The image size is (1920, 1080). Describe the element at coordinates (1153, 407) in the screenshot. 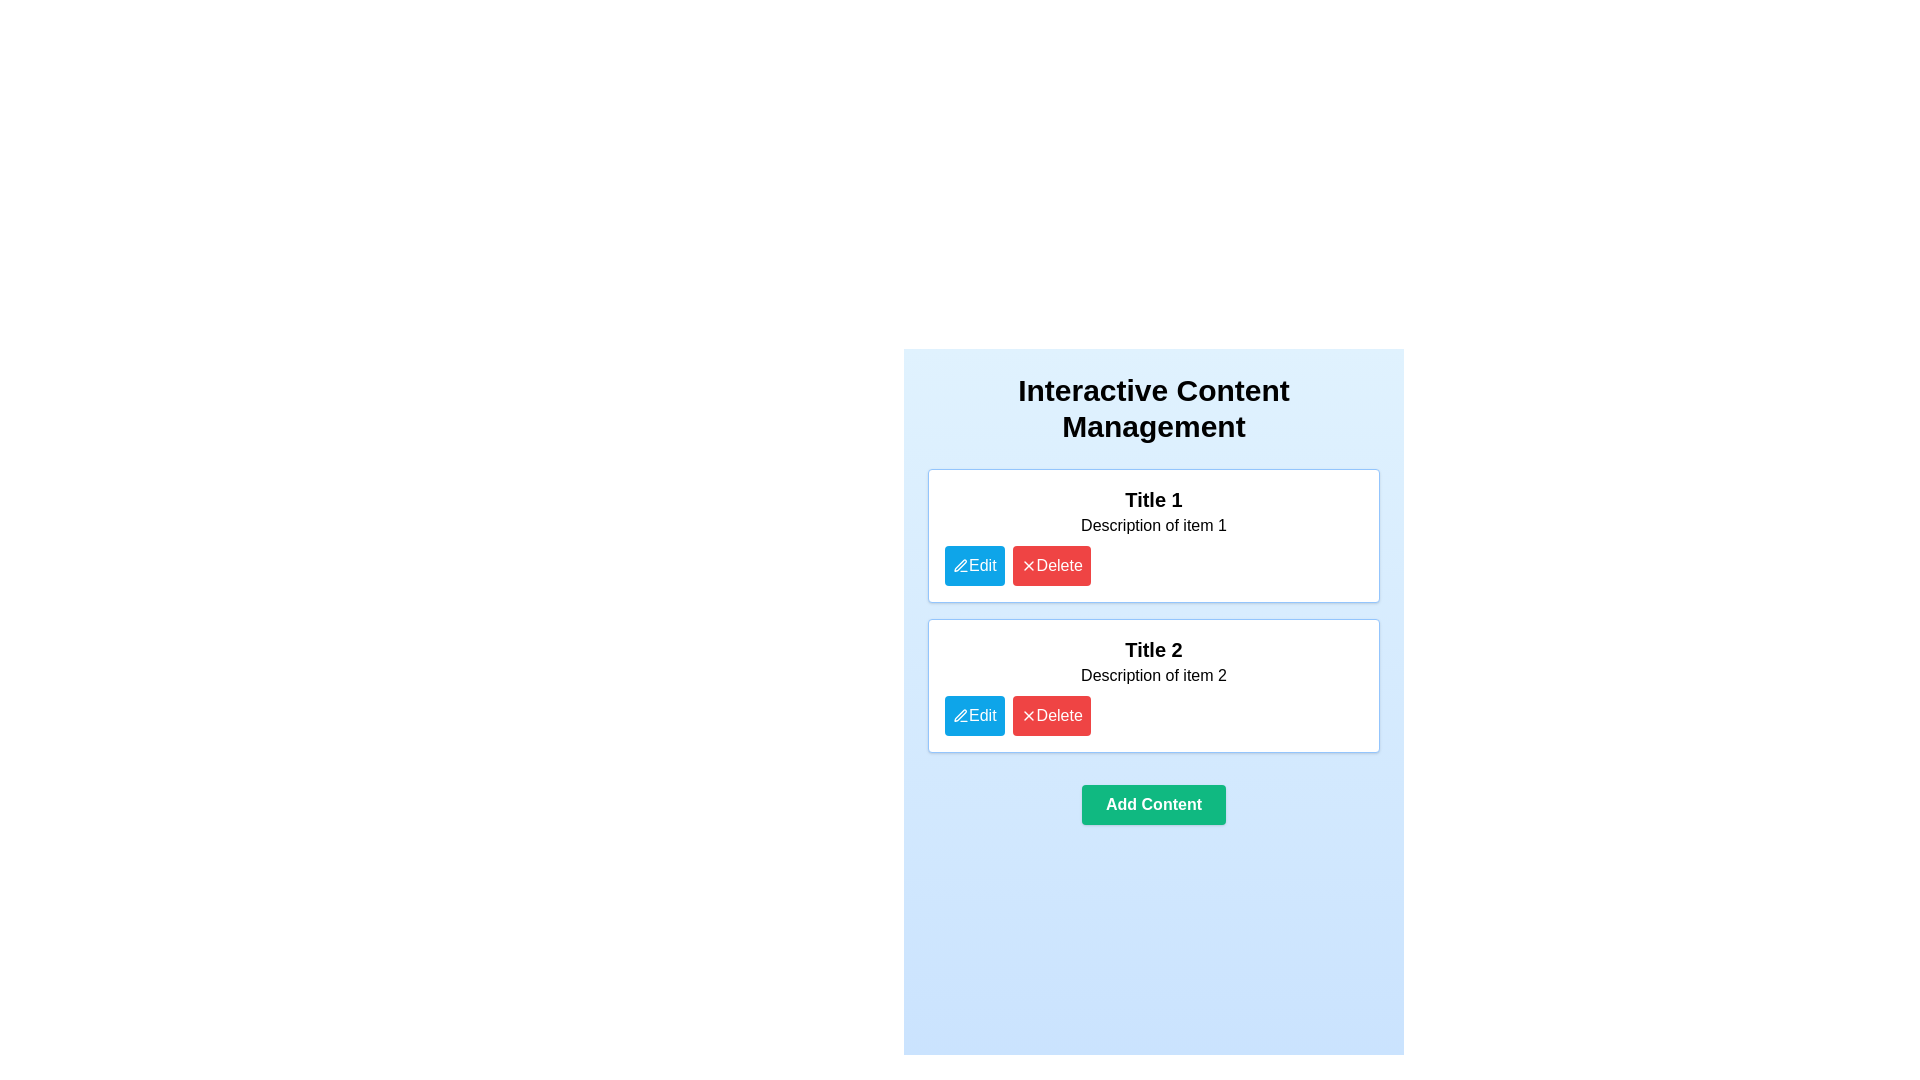

I see `the title/header element located at the top of the interface, which provides context for the visible content and is positioned above 'Title 1' and 'Title 2'` at that location.